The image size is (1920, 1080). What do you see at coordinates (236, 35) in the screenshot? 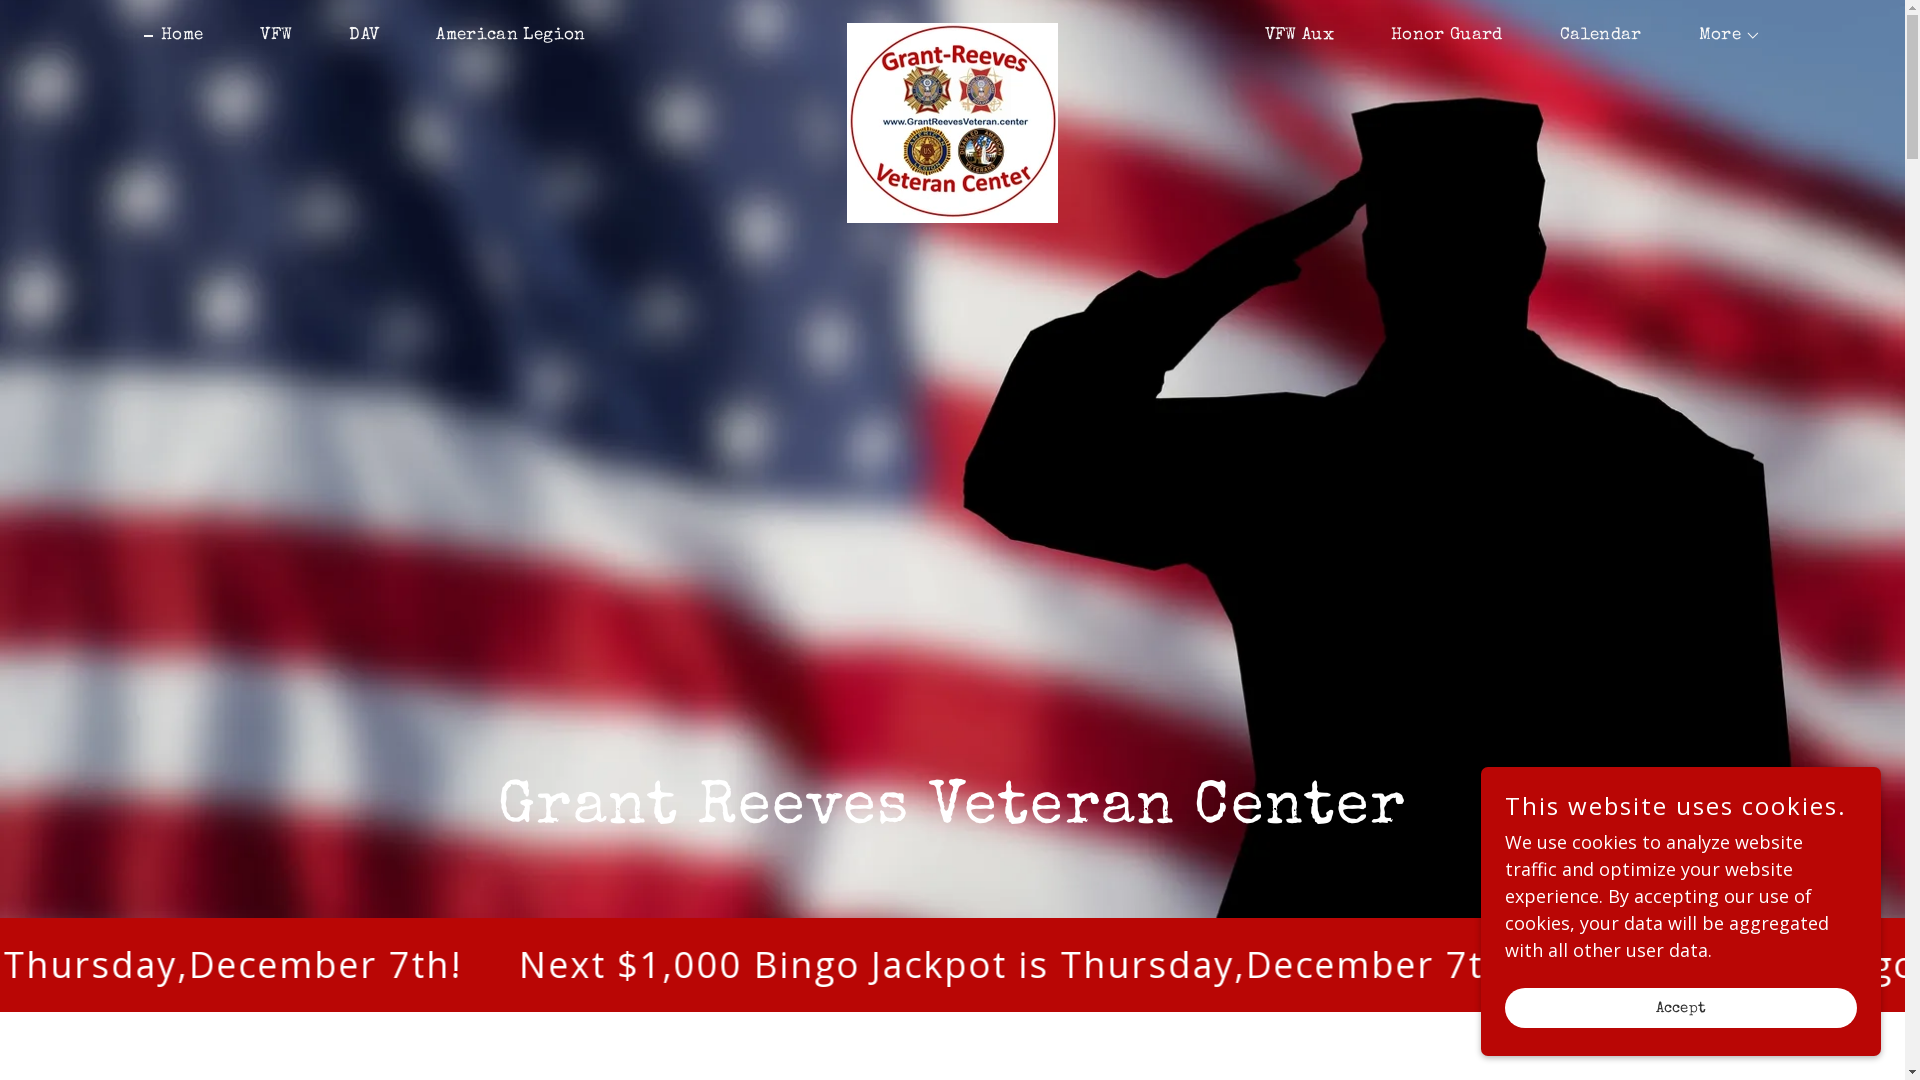
I see `'VFW'` at bounding box center [236, 35].